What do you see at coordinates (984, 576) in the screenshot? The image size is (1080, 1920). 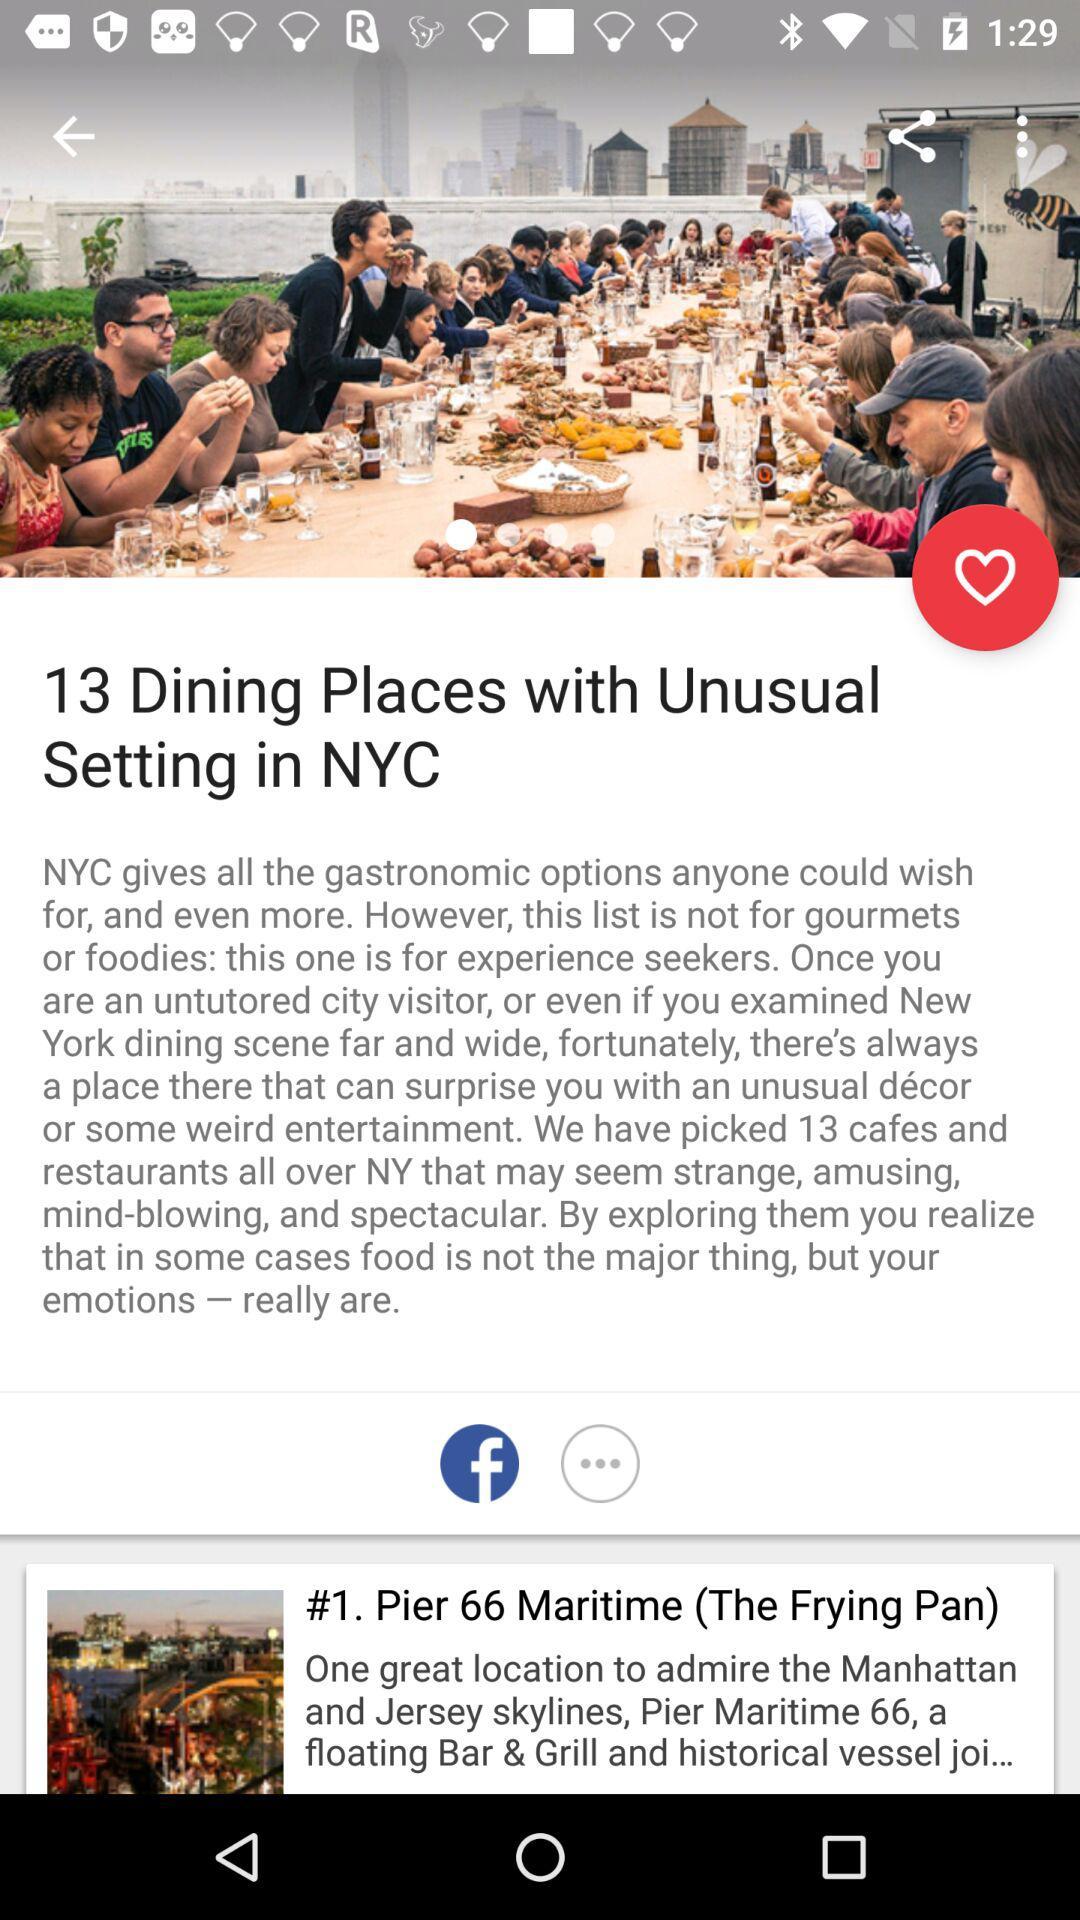 I see `the app above nyc gives all app` at bounding box center [984, 576].